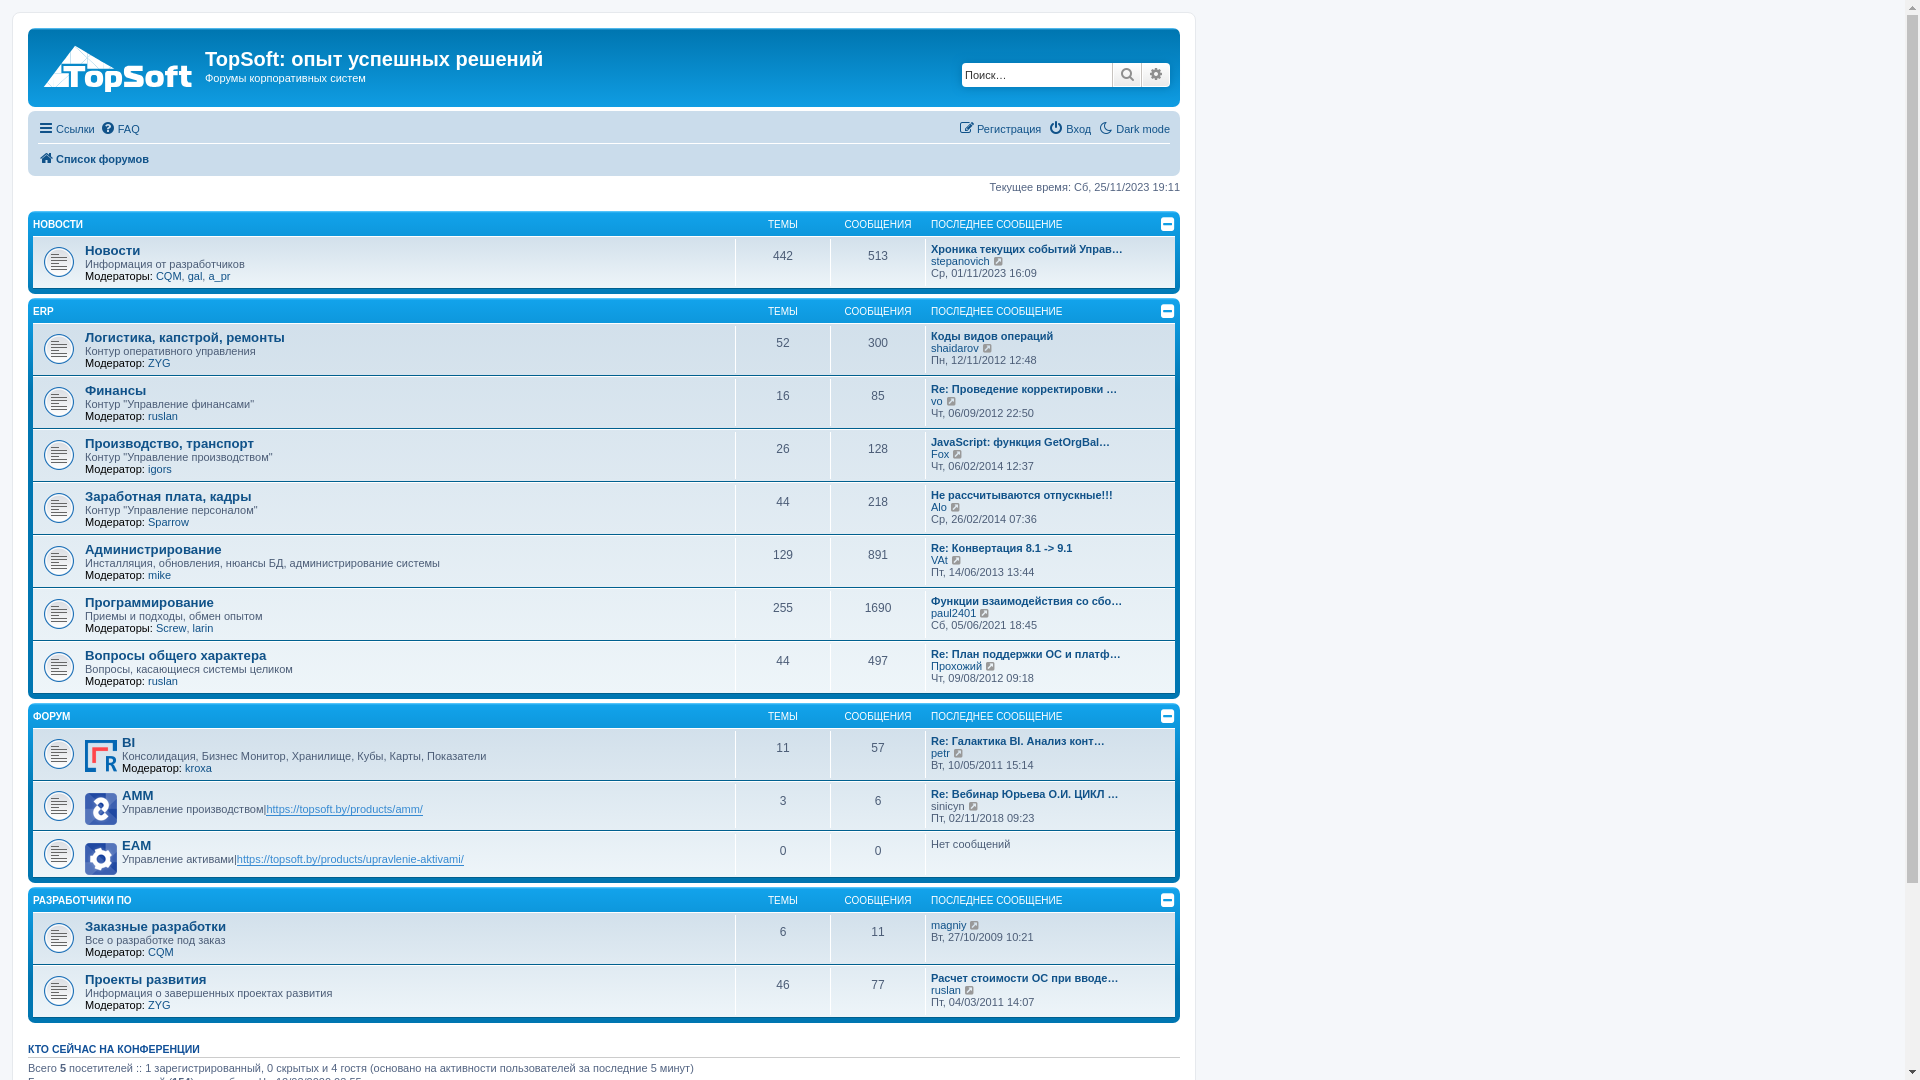 Image resolution: width=1920 pixels, height=1080 pixels. I want to click on 'Sparrow', so click(168, 520).